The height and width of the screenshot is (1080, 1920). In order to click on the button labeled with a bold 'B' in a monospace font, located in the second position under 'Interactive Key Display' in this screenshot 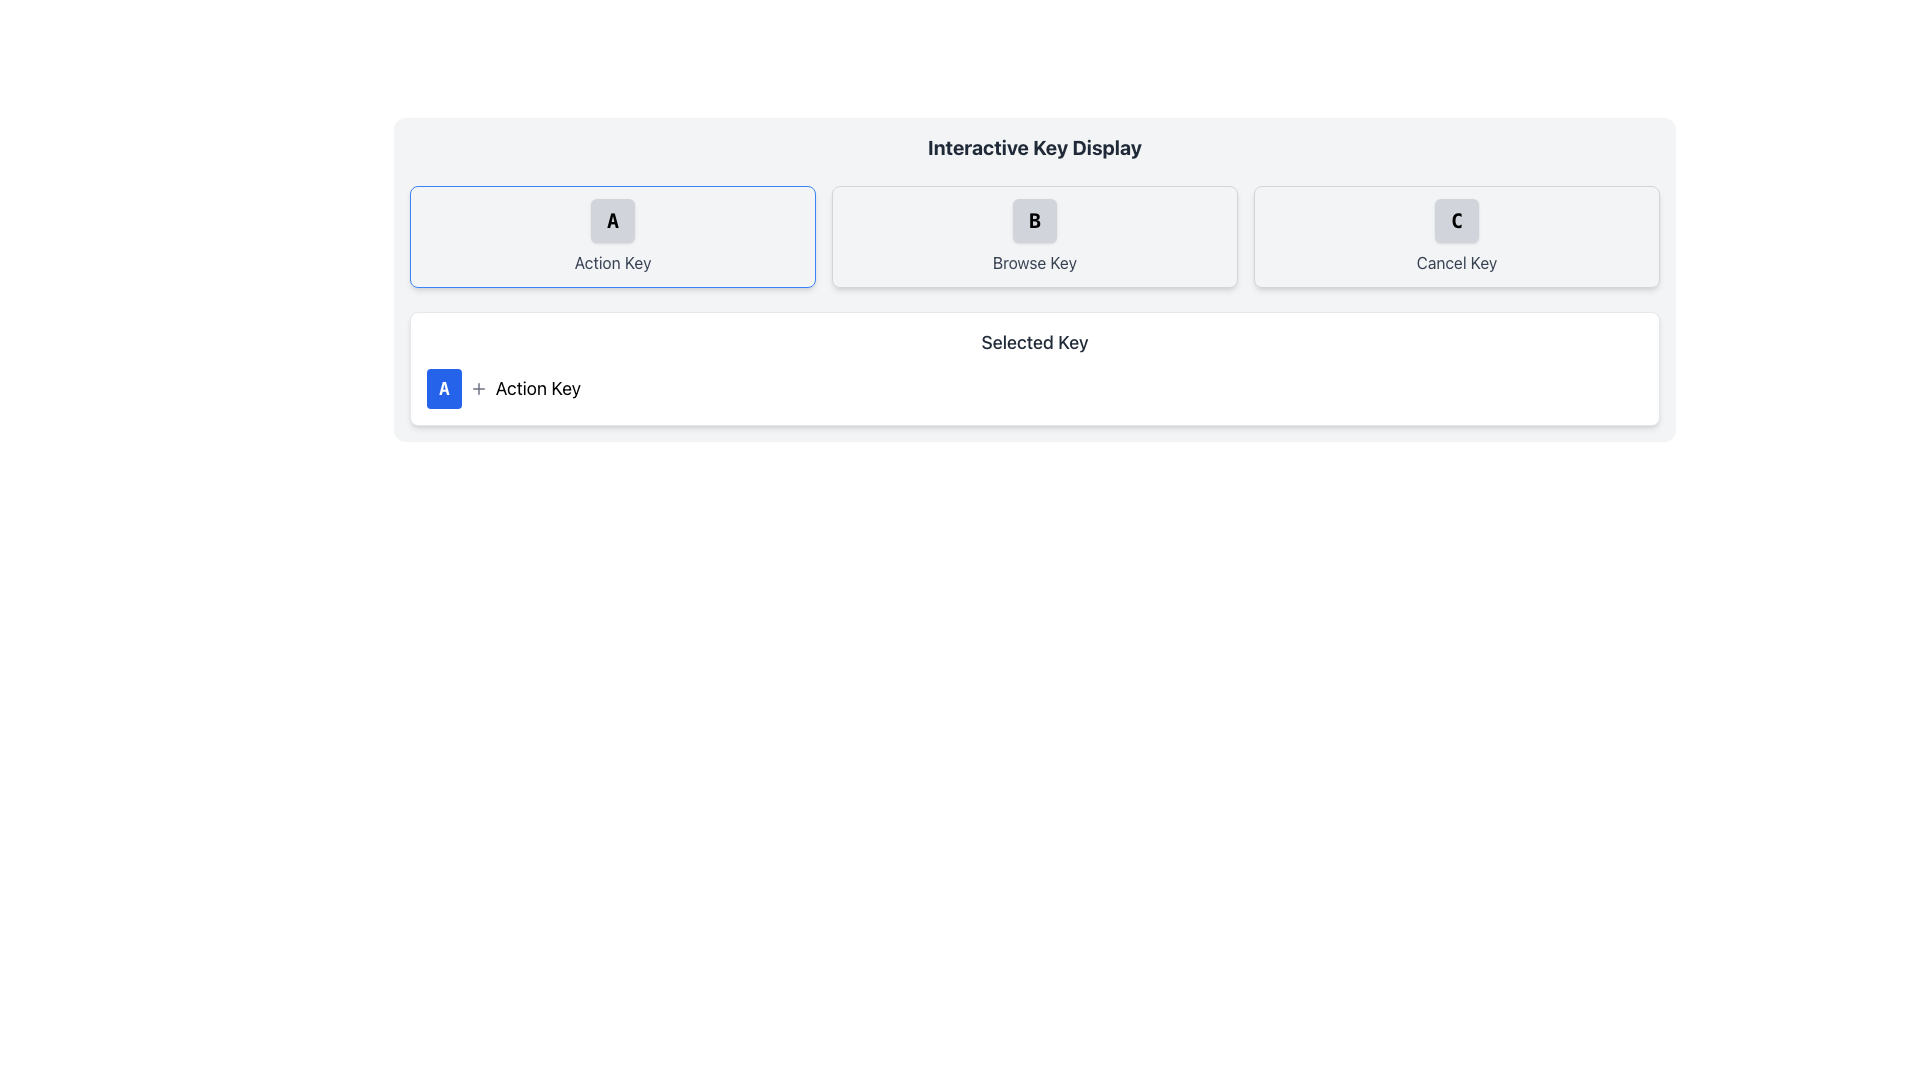, I will do `click(1035, 220)`.